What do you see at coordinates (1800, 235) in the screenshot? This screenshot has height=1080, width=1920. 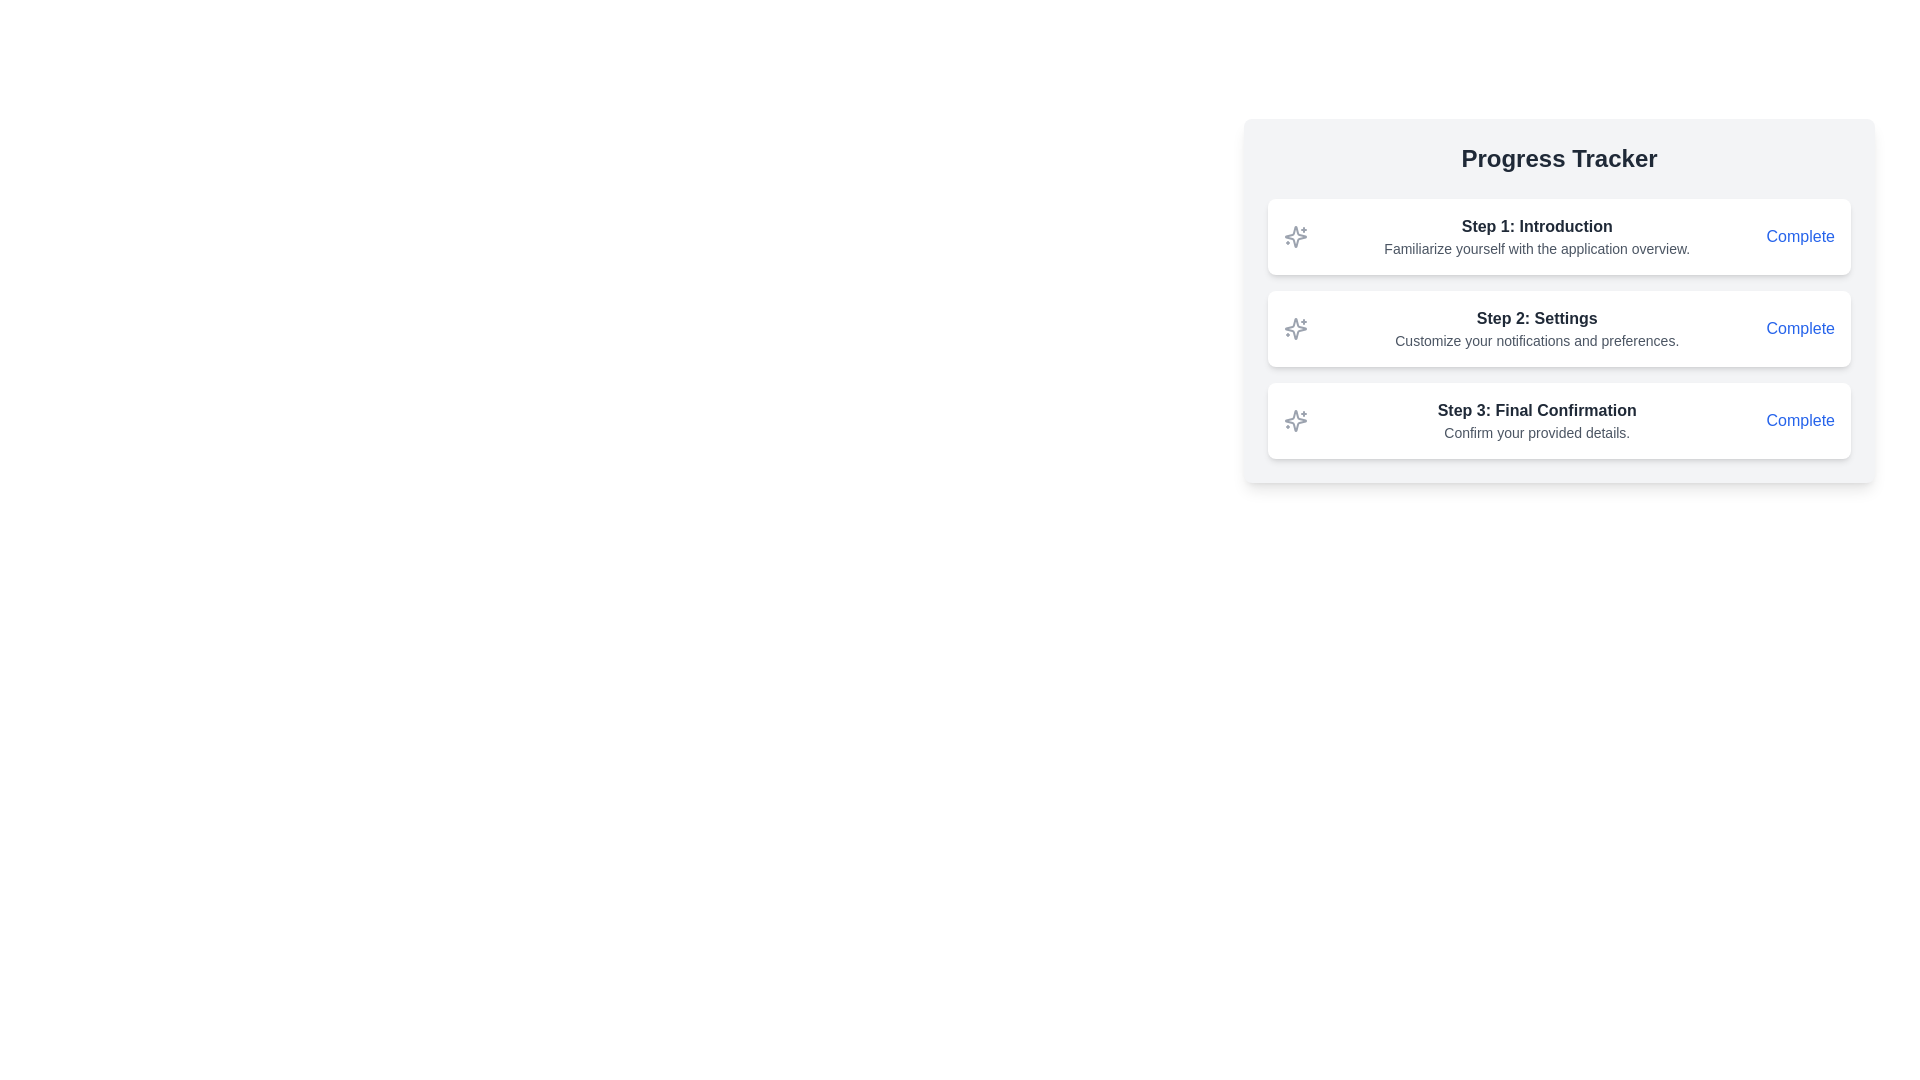 I see `the interactive text link positioned in the rightmost part of the first step card` at bounding box center [1800, 235].